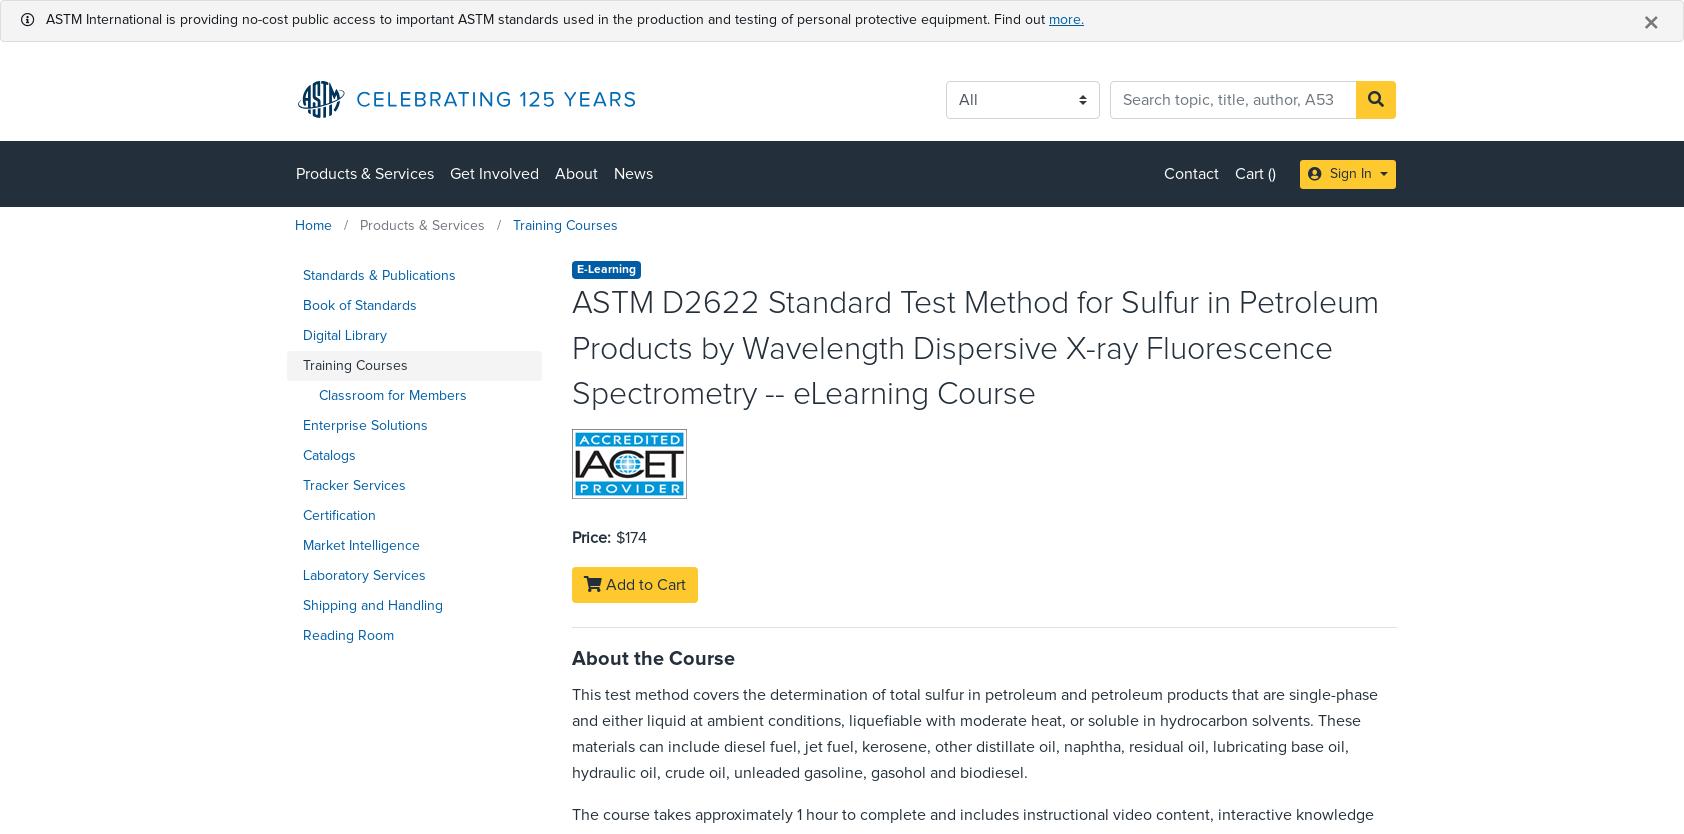  I want to click on 'Shipping and Handling', so click(373, 605).